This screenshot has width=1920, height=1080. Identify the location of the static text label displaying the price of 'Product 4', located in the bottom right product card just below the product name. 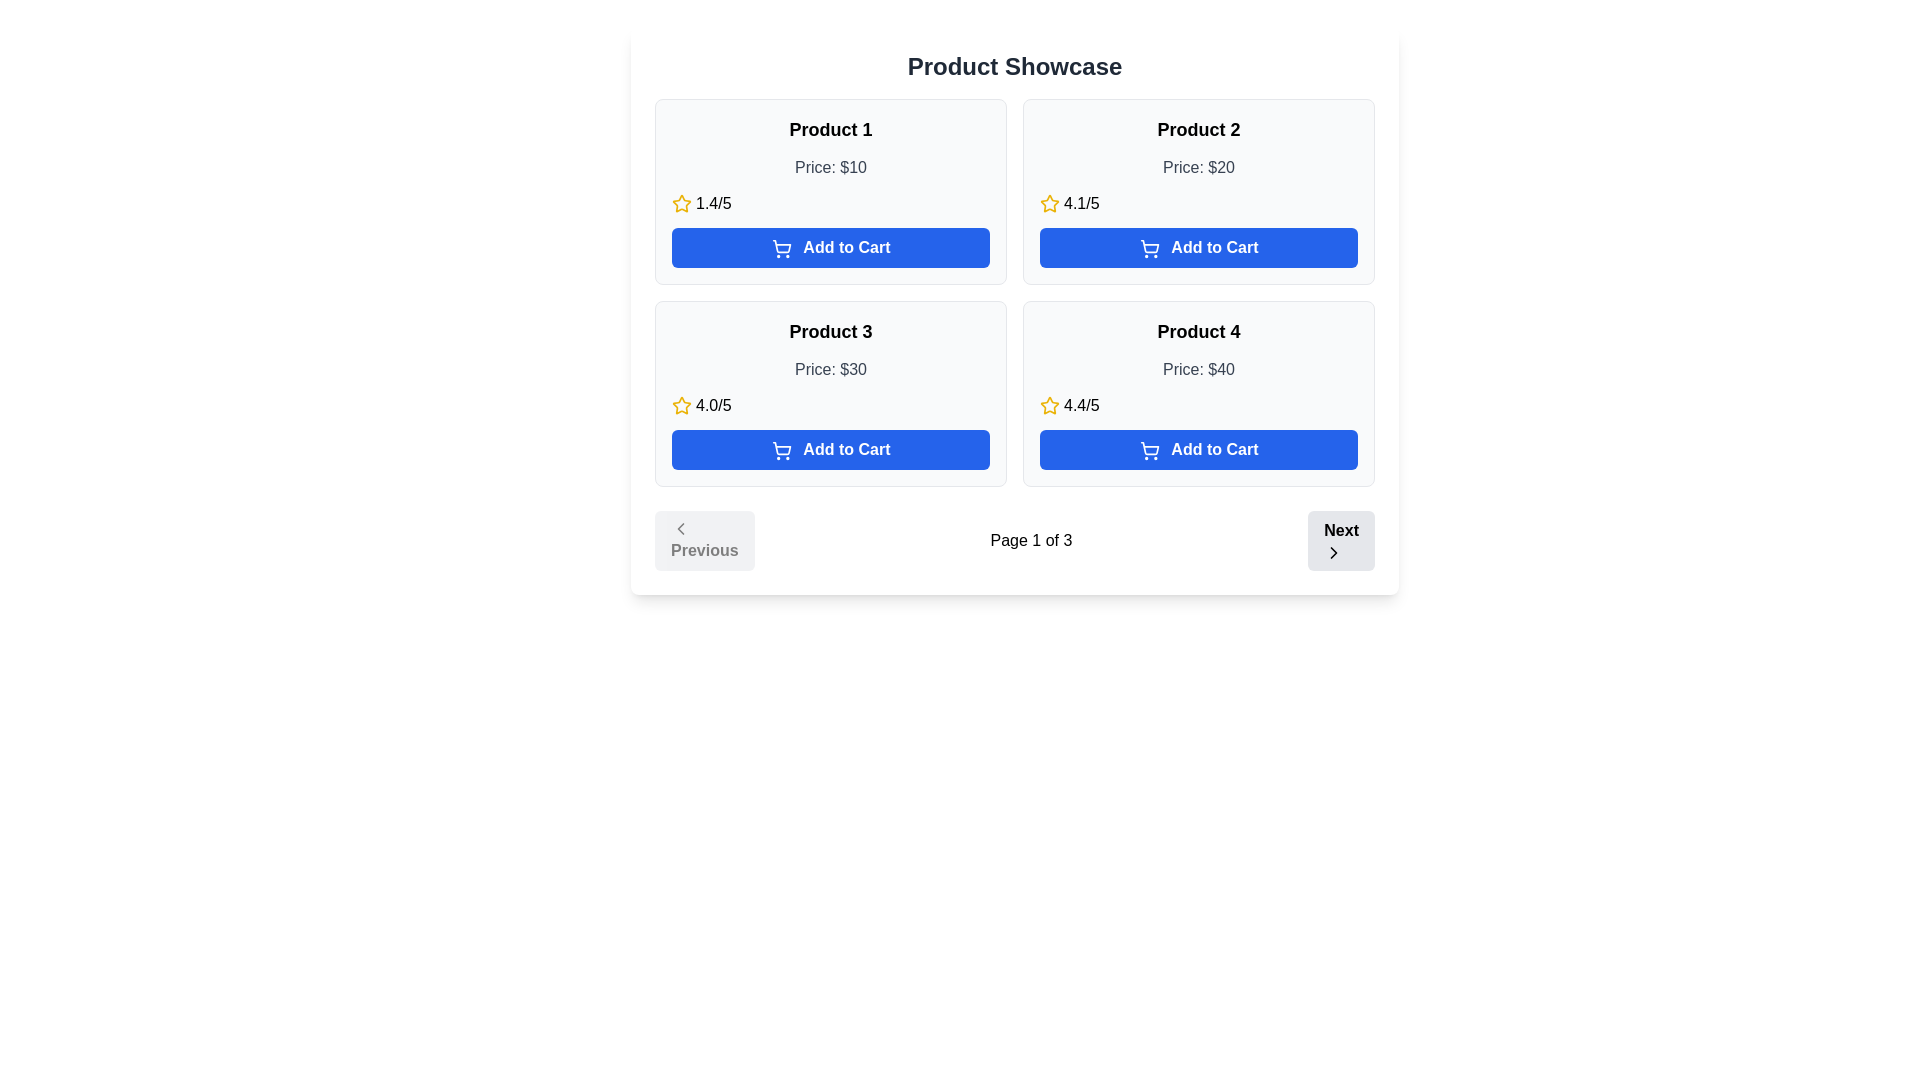
(1199, 370).